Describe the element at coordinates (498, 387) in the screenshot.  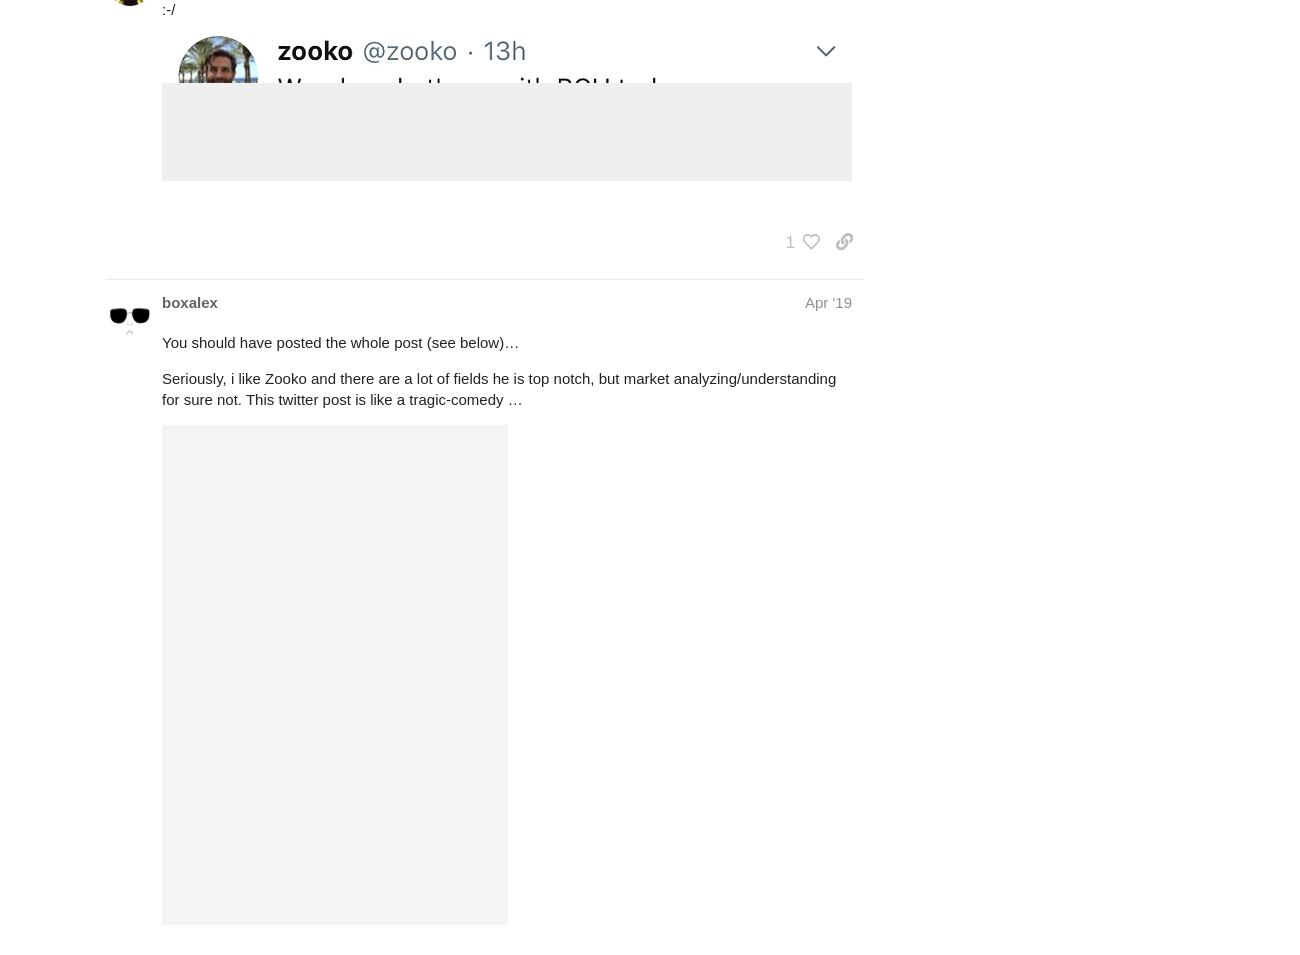
I see `'Seriously, i like Zooko and there are a lot of fields he is top notch, but market analyzing/understanding for sure not. This twitter post is like a tragic-comedy …'` at that location.